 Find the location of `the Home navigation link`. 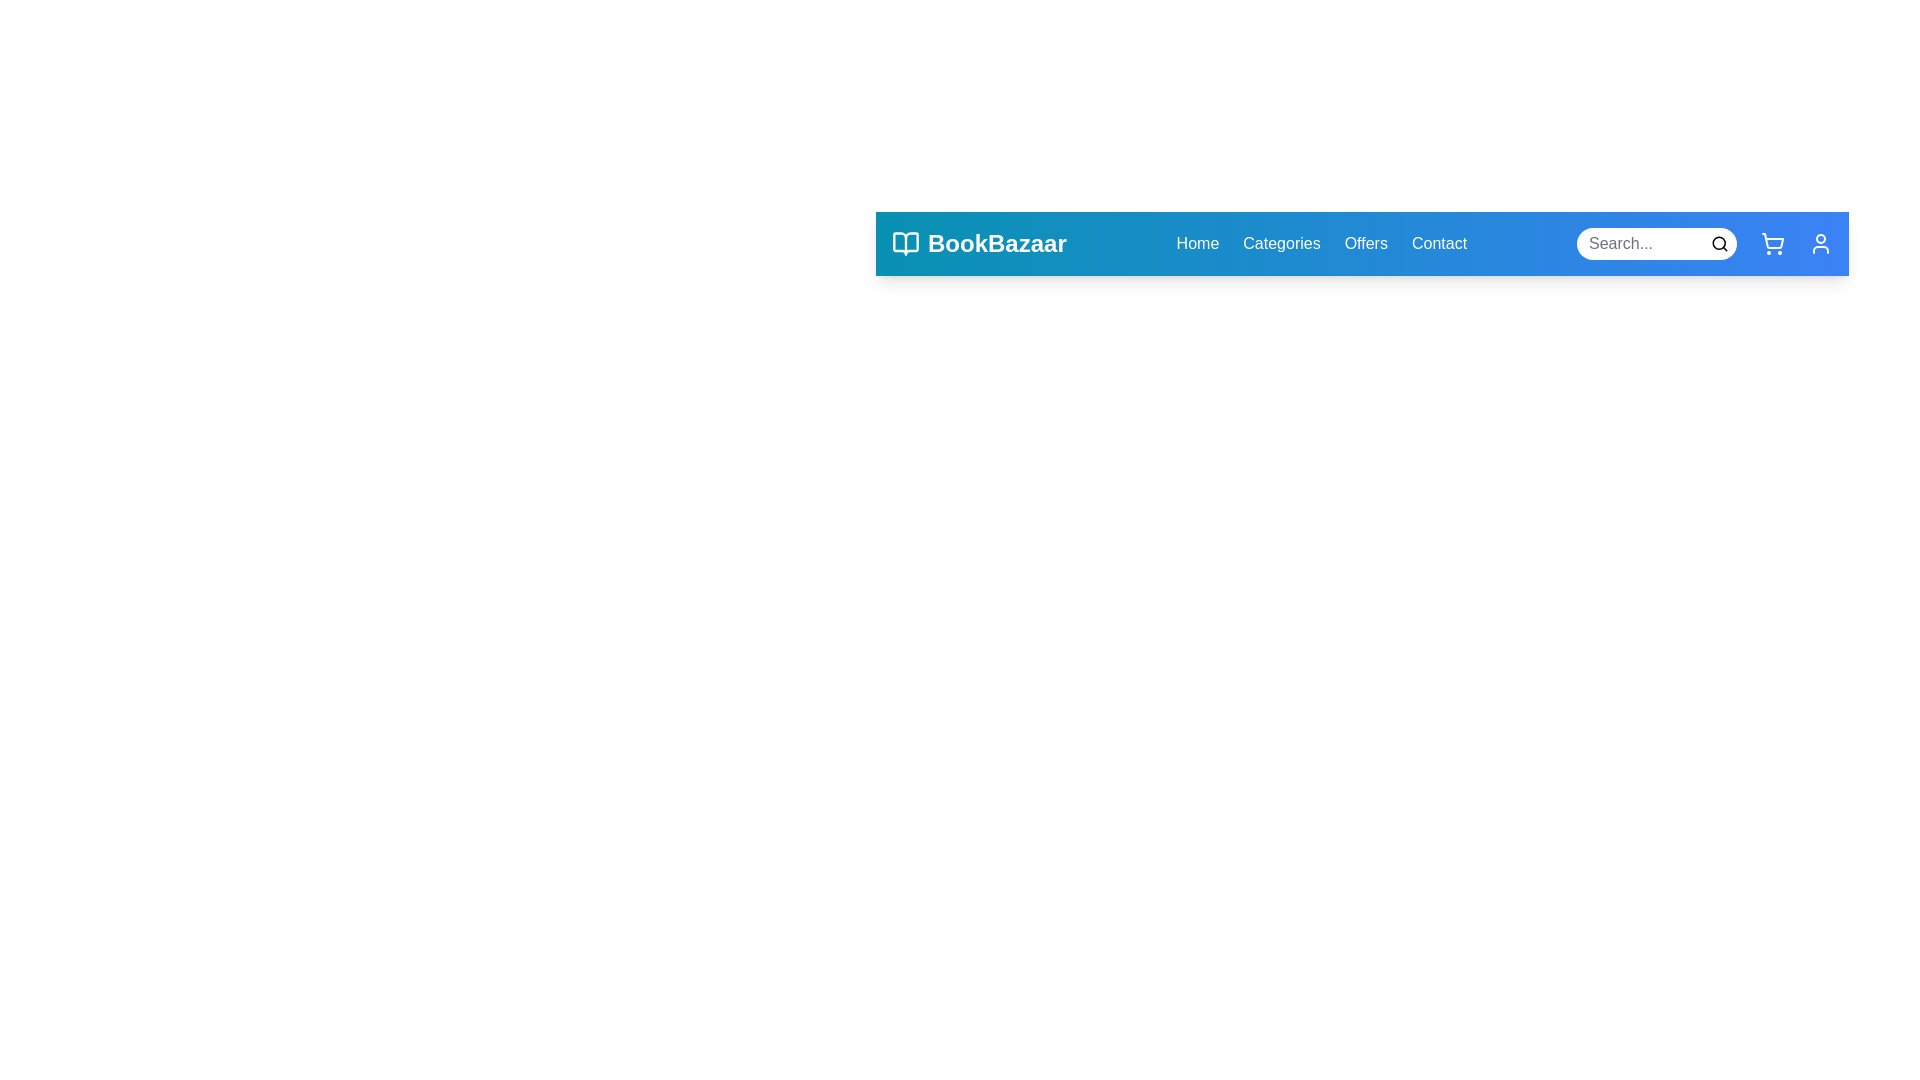

the Home navigation link is located at coordinates (1197, 242).